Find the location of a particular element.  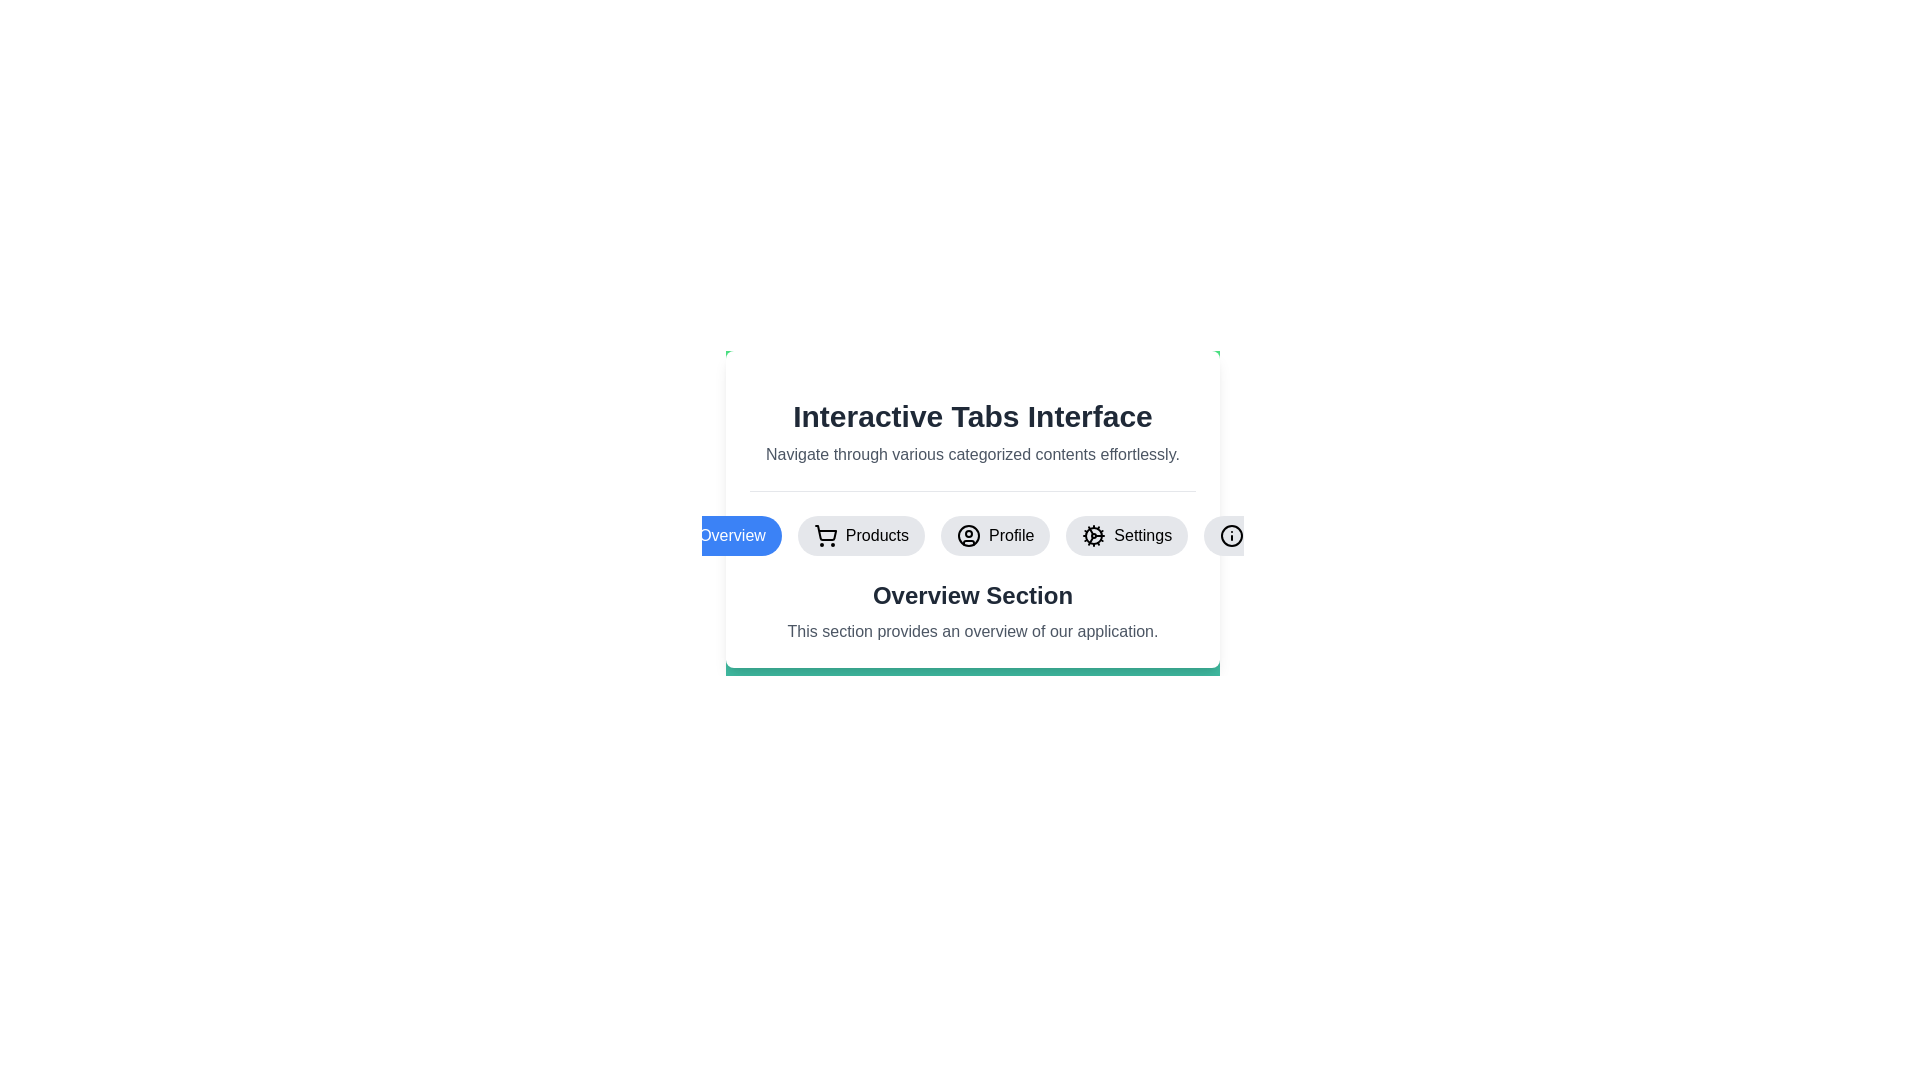

the circular Decorative SVG element within the 'Settings' icon, which is part of the cogwheel design located in the interactive tabs section is located at coordinates (1093, 535).